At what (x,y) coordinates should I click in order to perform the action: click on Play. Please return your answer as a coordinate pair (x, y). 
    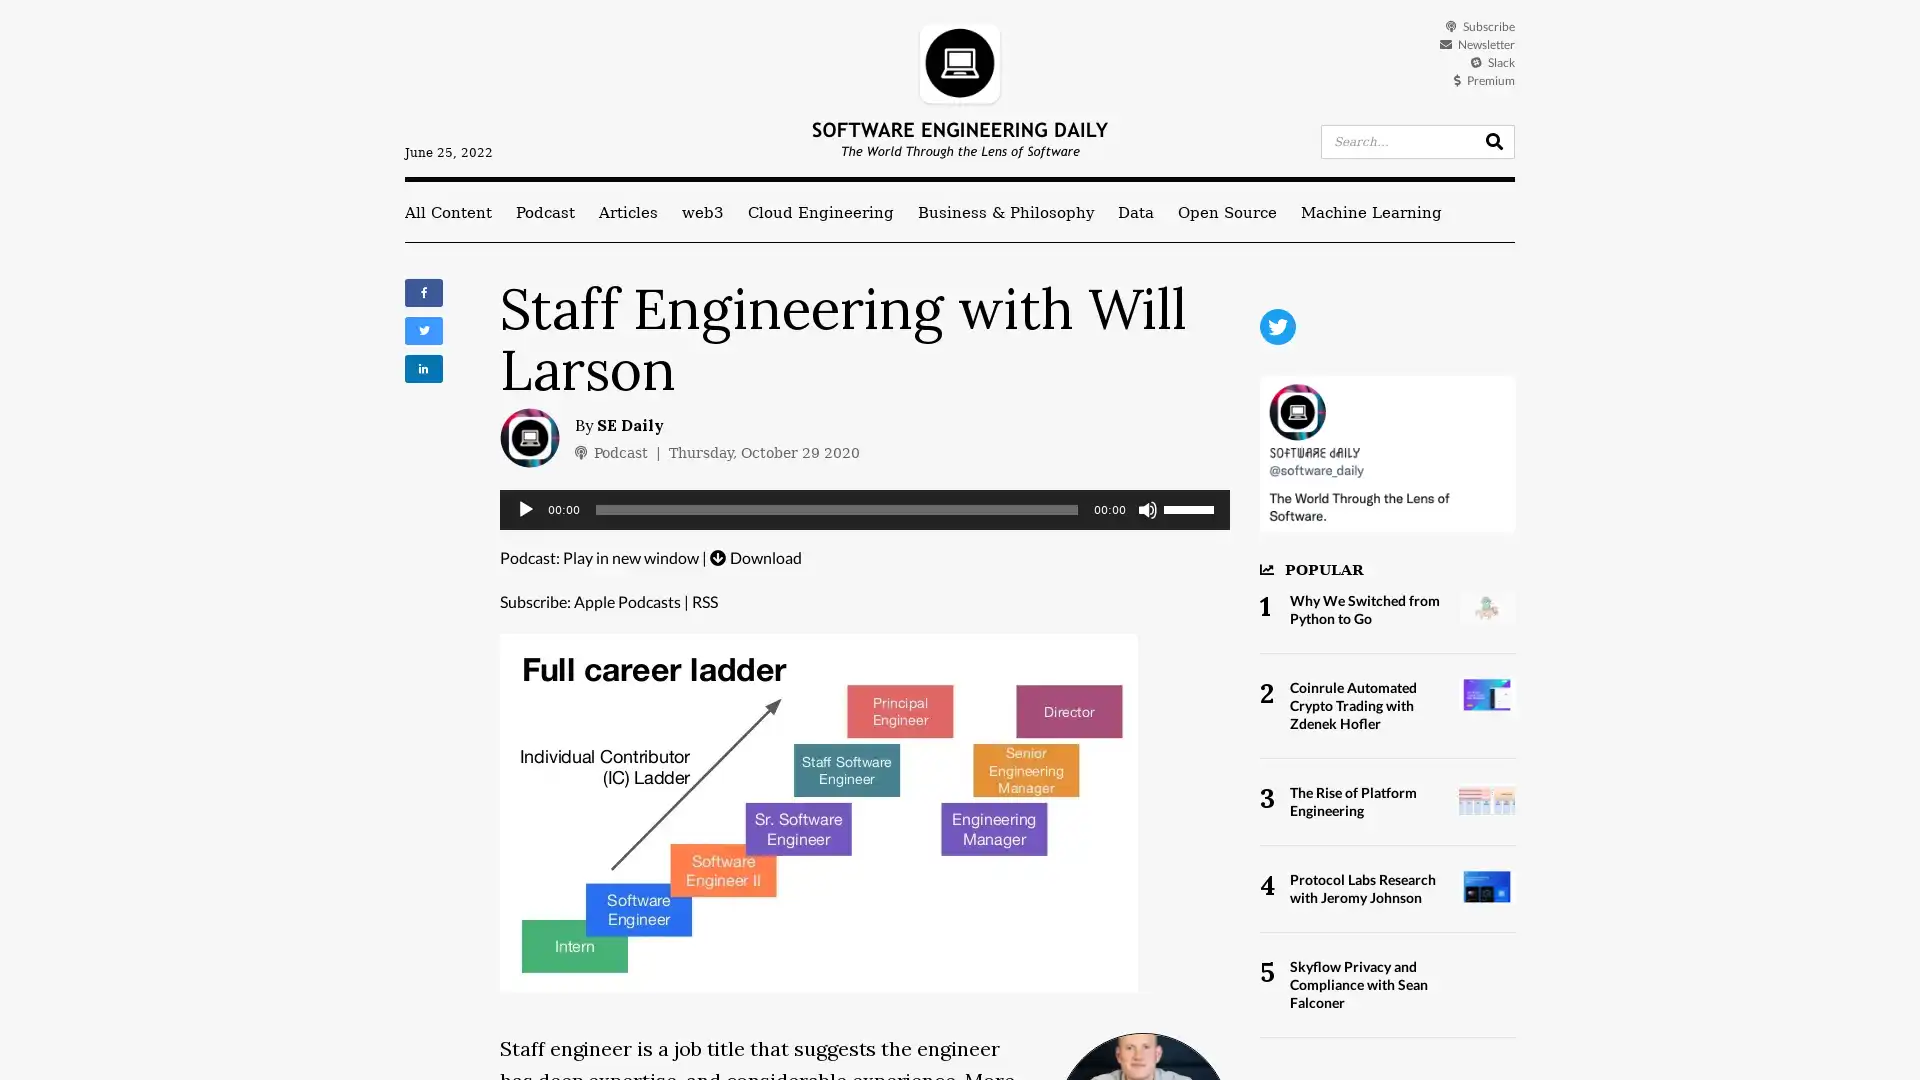
    Looking at the image, I should click on (524, 508).